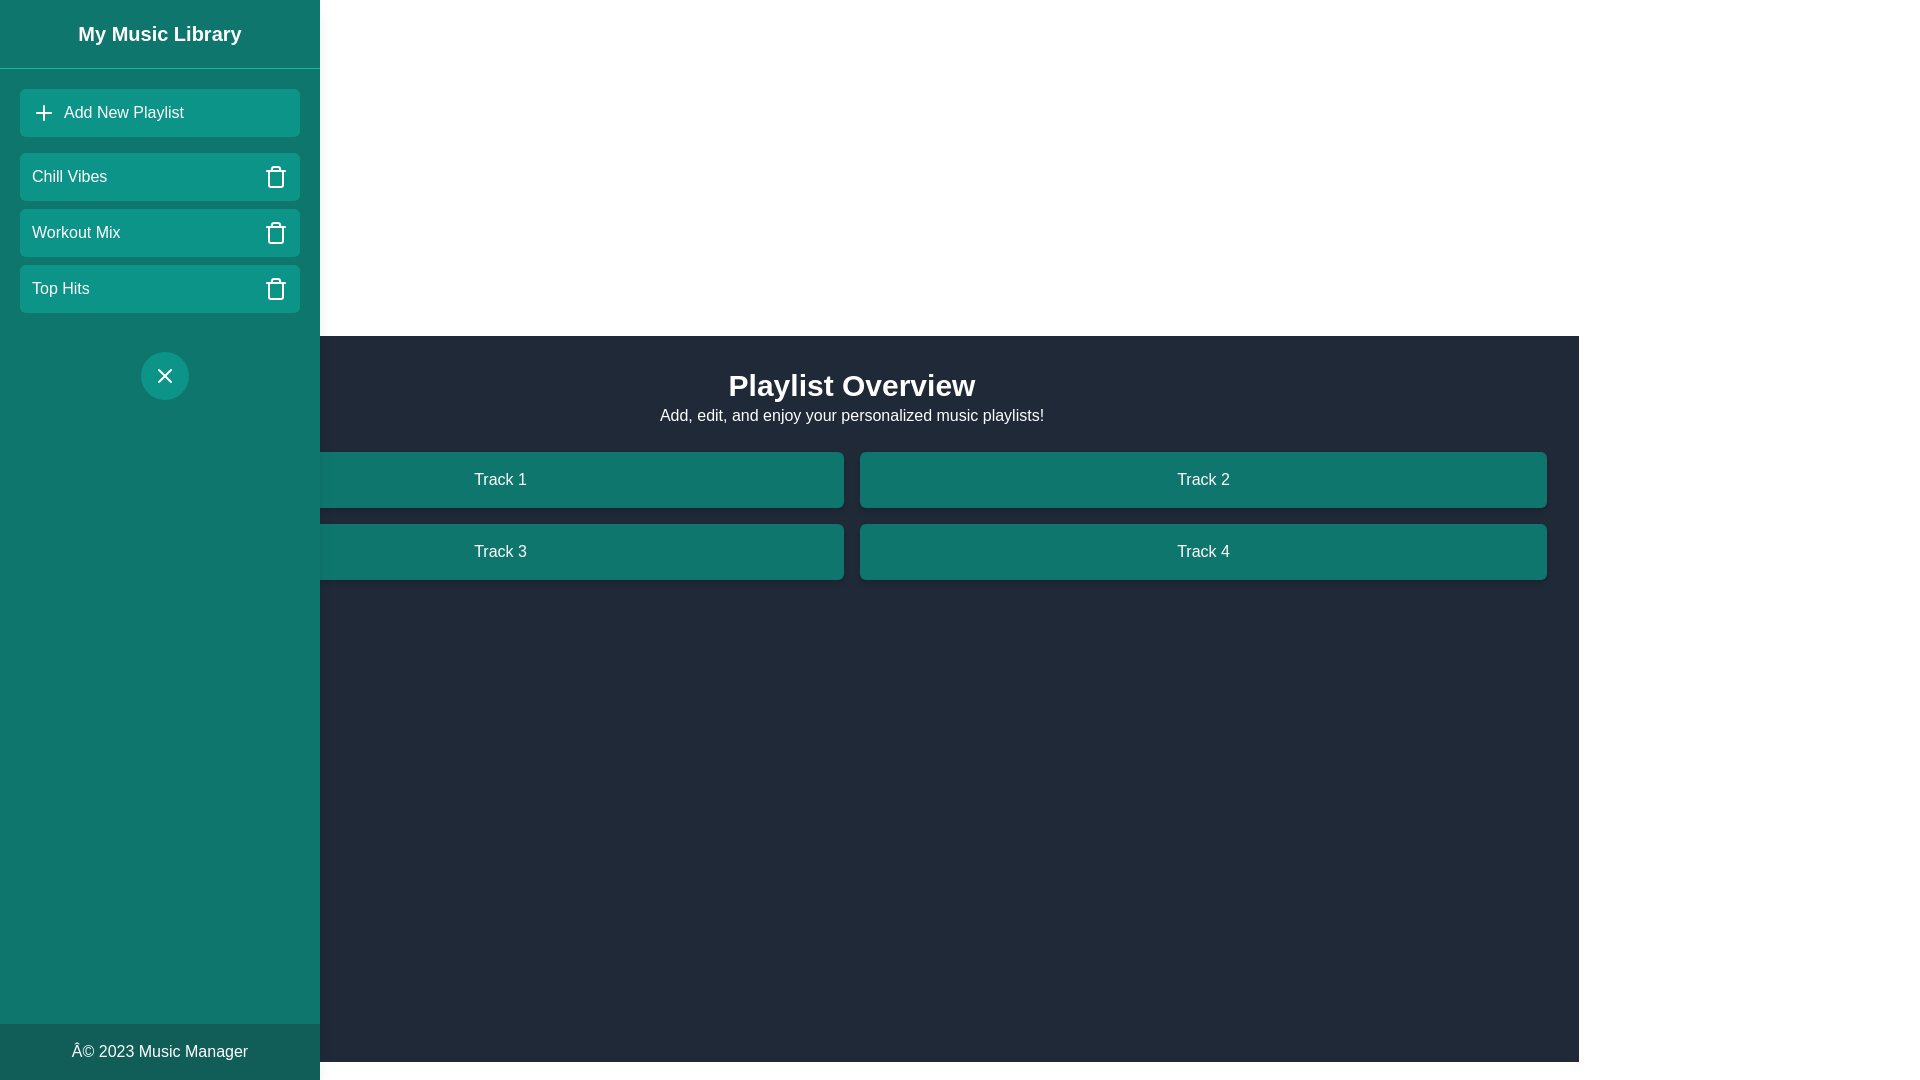 This screenshot has height=1080, width=1920. Describe the element at coordinates (500, 551) in the screenshot. I see `the button labeled 'Track 3'` at that location.